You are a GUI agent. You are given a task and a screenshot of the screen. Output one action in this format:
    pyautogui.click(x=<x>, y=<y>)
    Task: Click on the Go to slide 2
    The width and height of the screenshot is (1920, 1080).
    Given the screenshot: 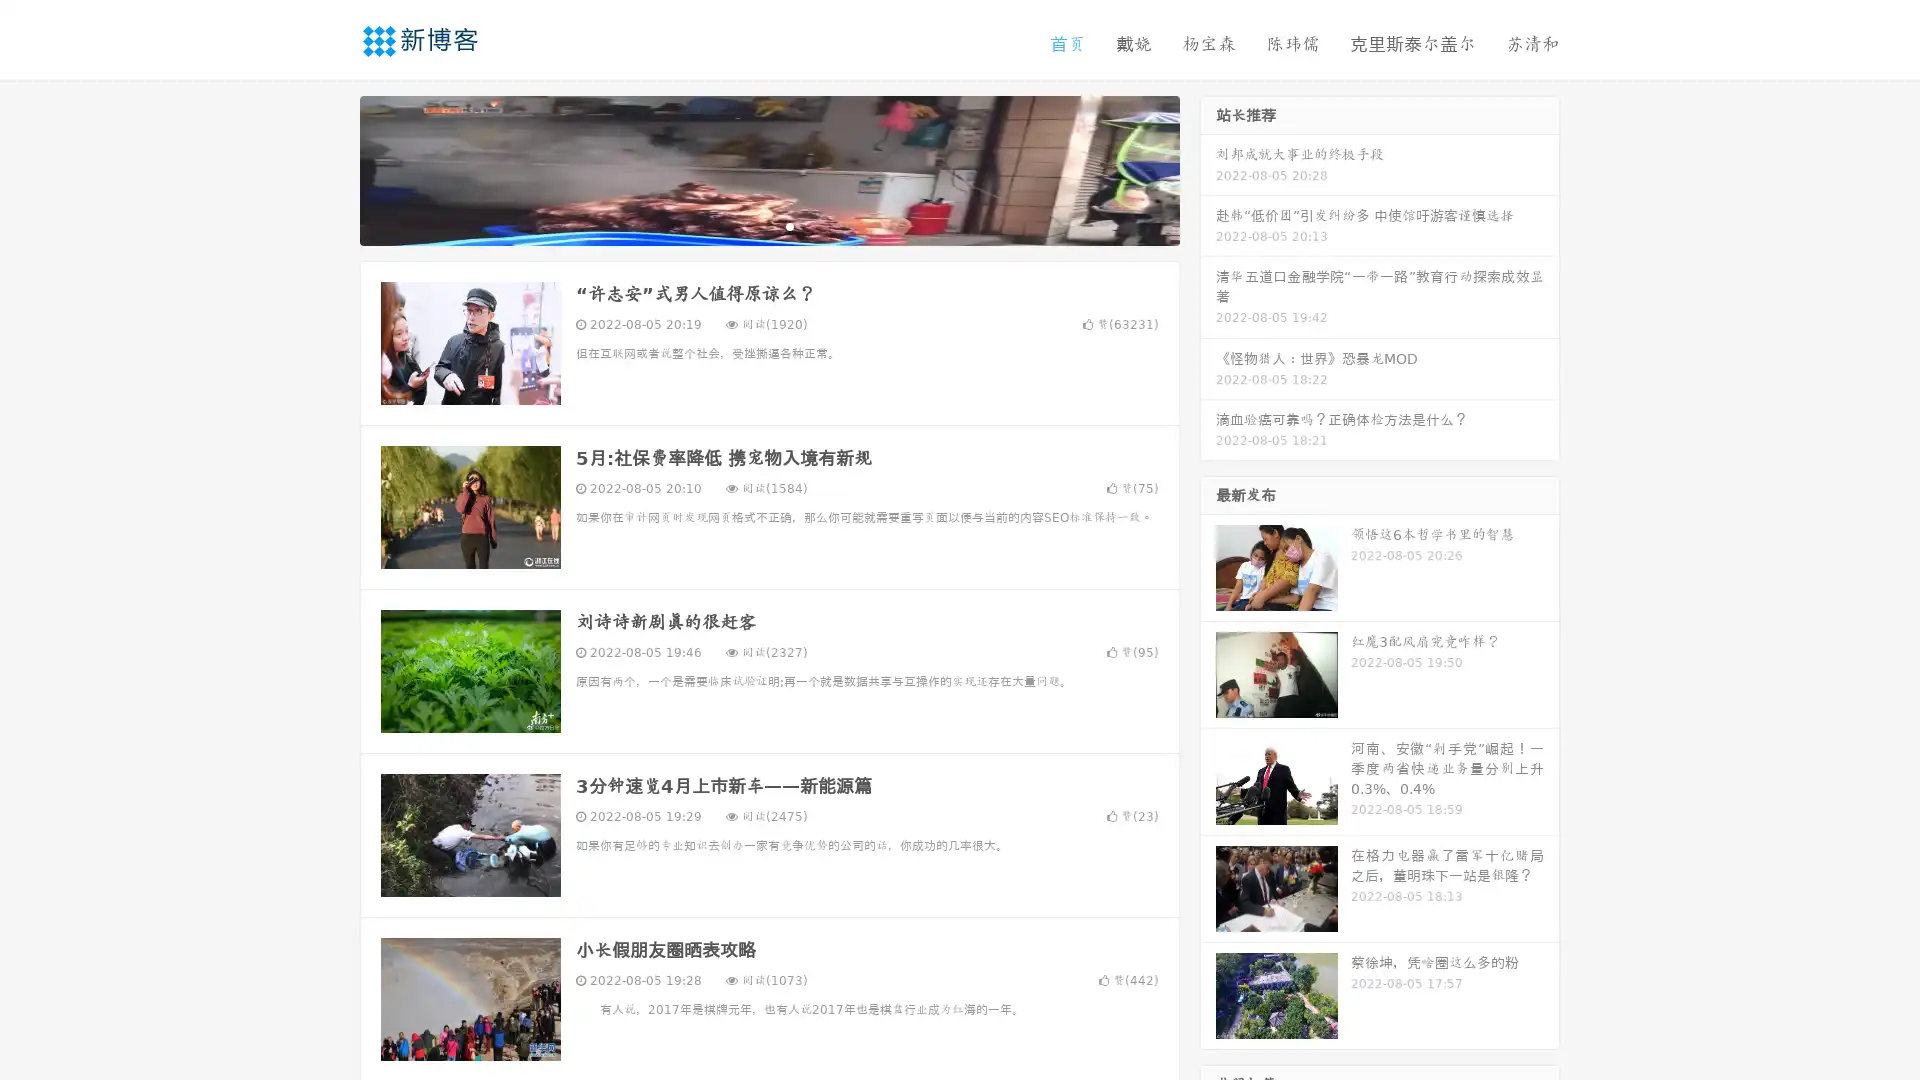 What is the action you would take?
    pyautogui.click(x=768, y=225)
    